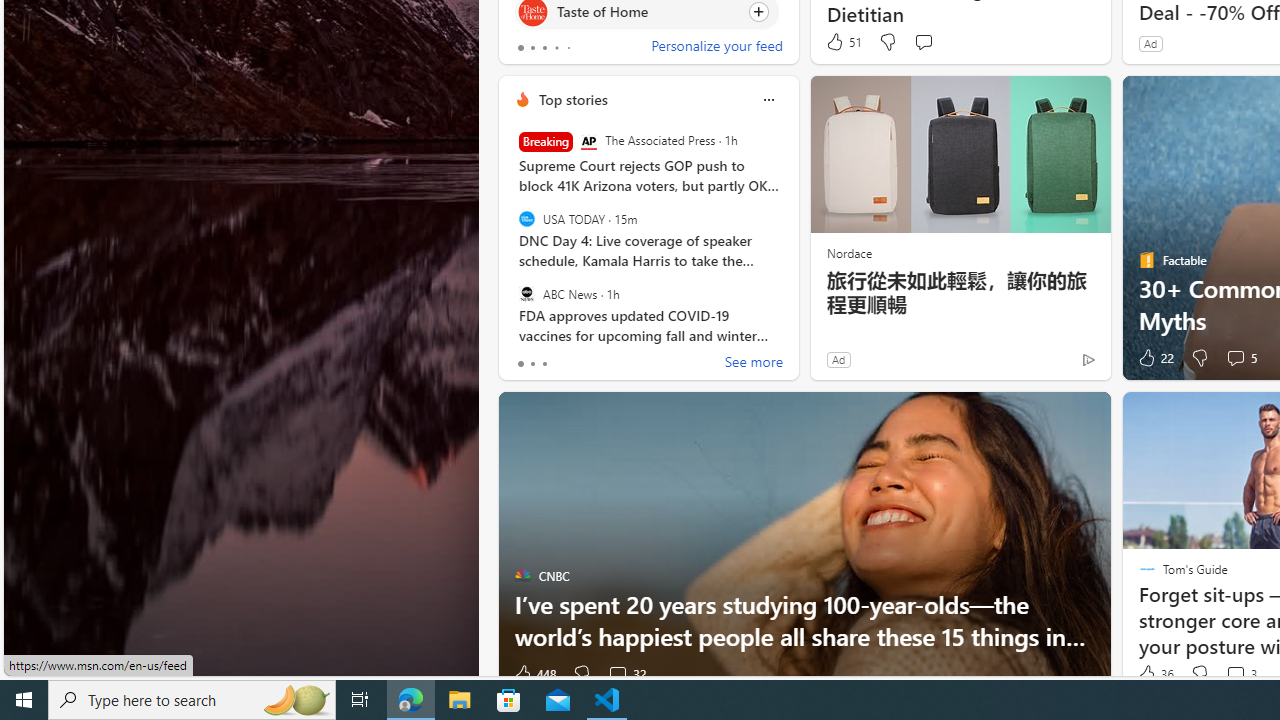  What do you see at coordinates (838, 358) in the screenshot?
I see `'Ad'` at bounding box center [838, 358].